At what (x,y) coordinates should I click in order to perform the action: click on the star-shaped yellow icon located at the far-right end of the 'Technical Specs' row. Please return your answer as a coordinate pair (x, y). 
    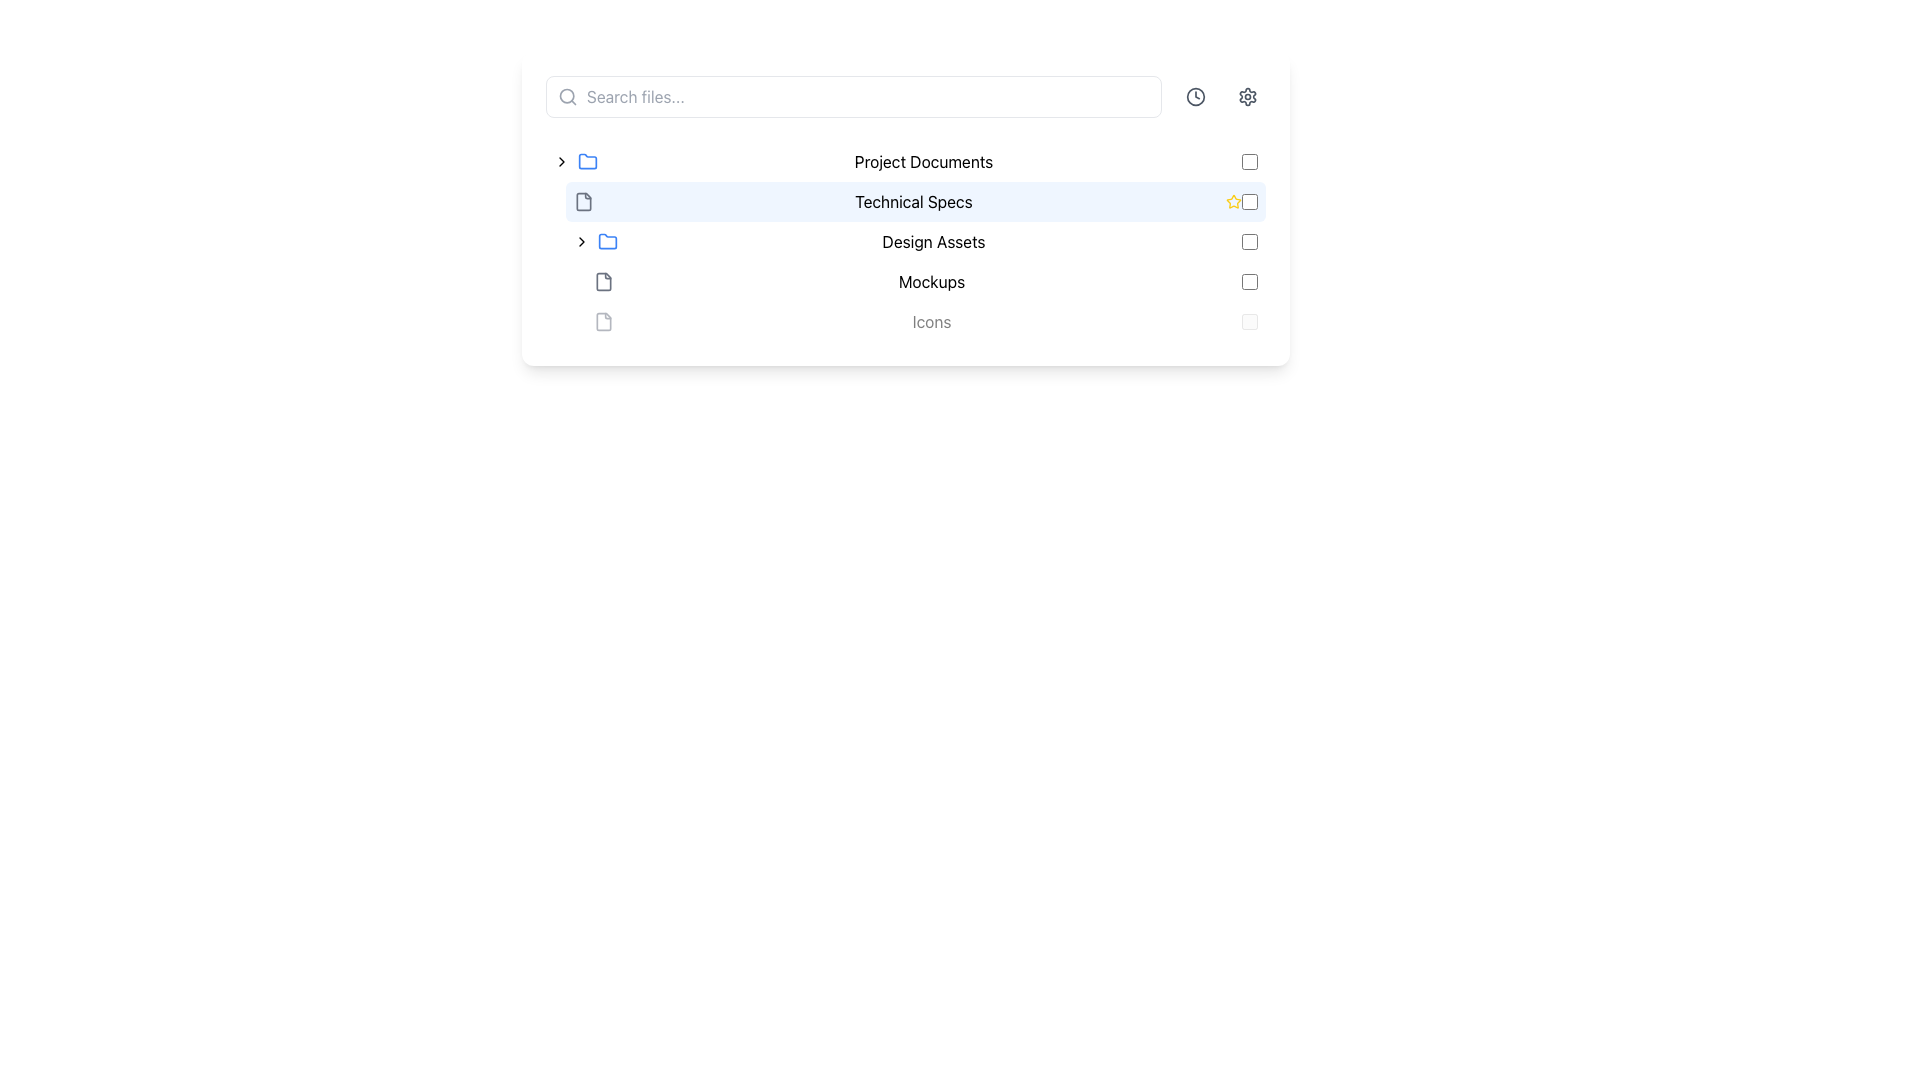
    Looking at the image, I should click on (1232, 201).